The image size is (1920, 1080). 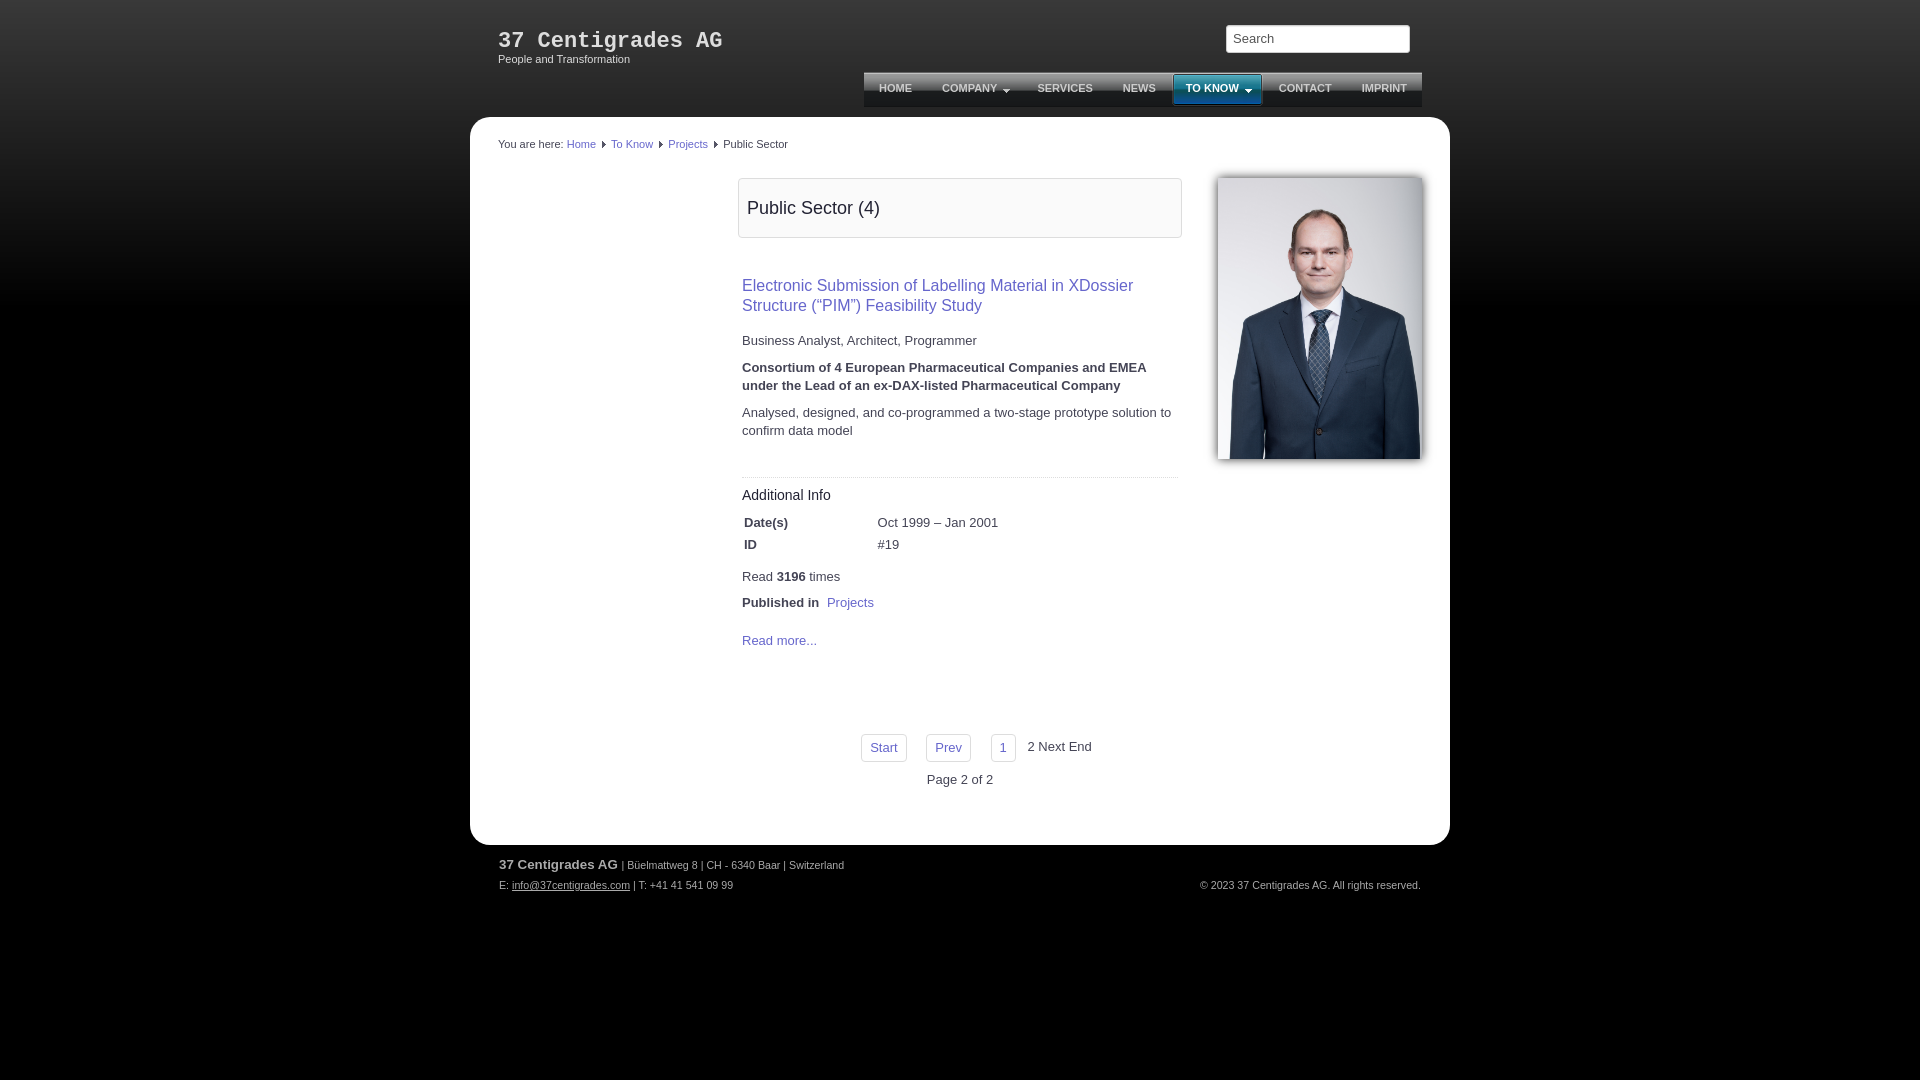 What do you see at coordinates (609, 142) in the screenshot?
I see `'To Know'` at bounding box center [609, 142].